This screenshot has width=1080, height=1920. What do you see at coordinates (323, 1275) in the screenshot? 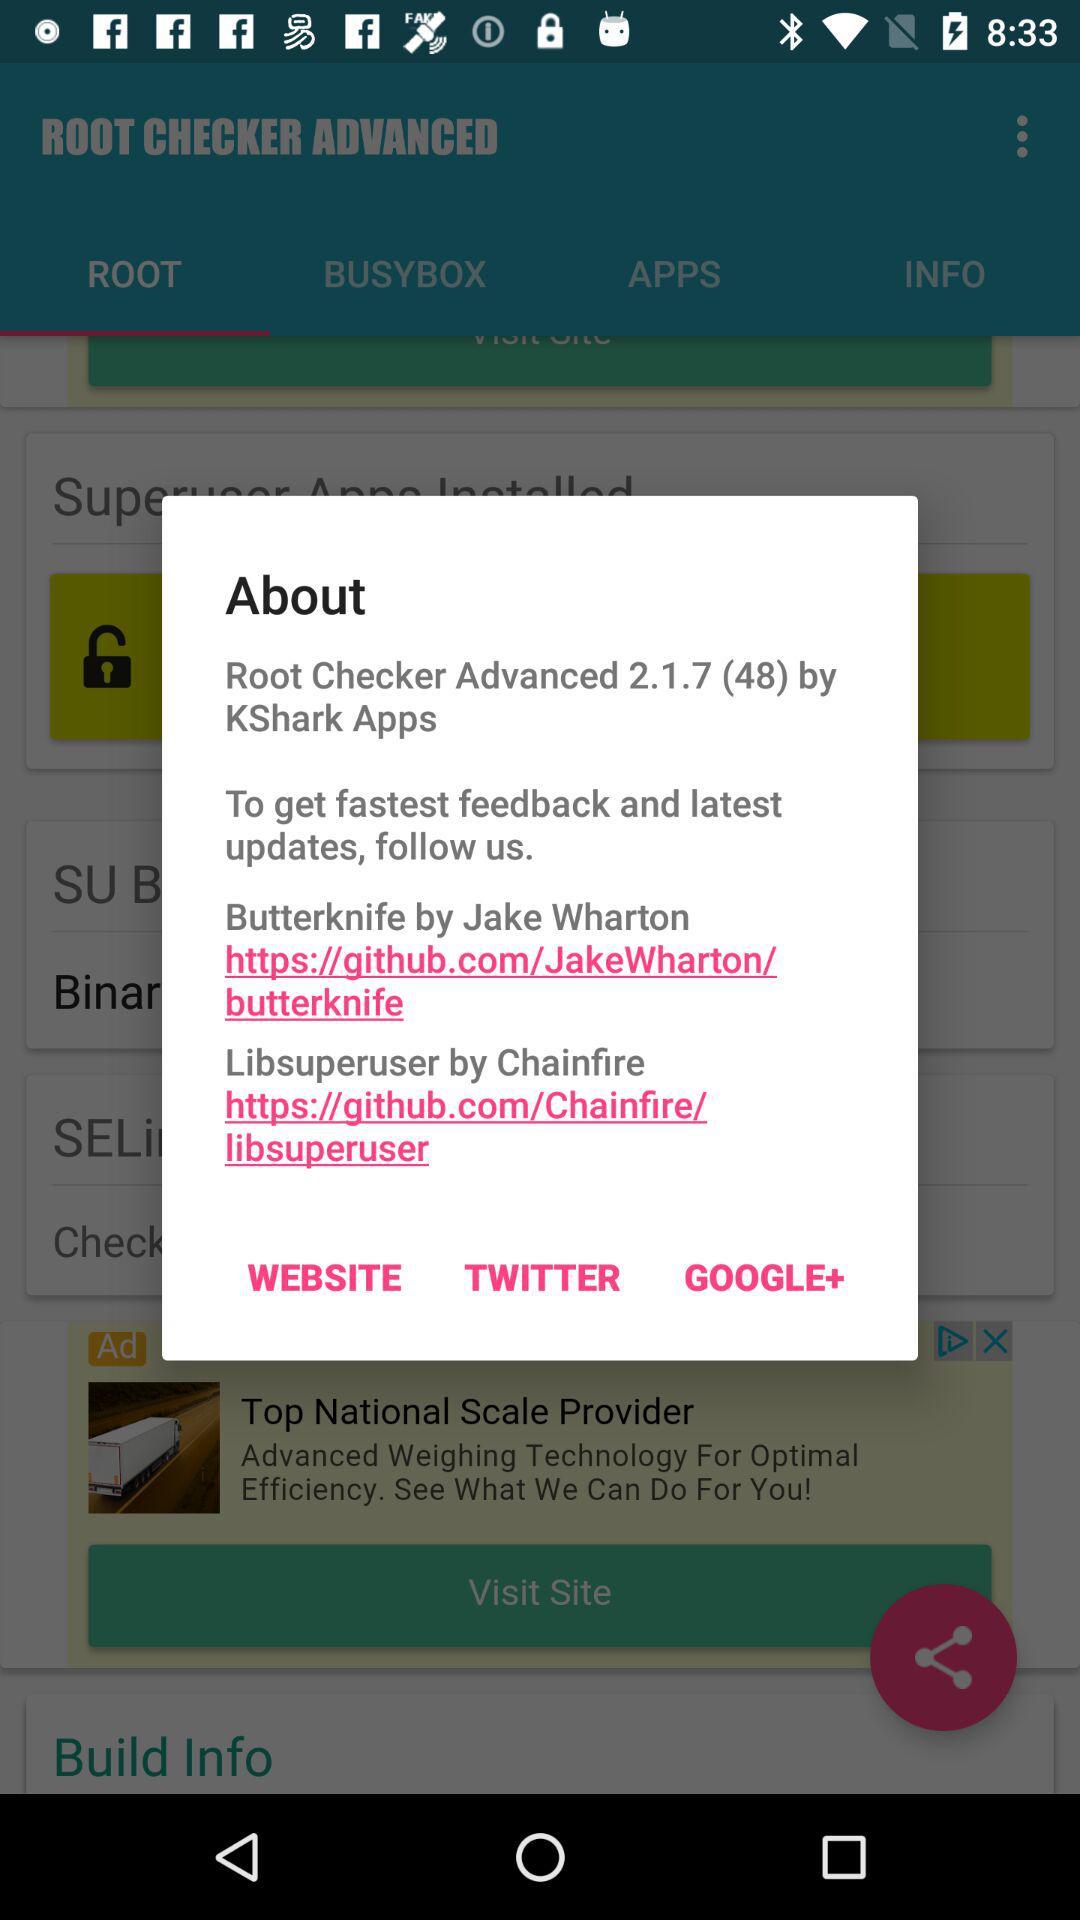
I see `the item below the libsuperuser by chainfire` at bounding box center [323, 1275].